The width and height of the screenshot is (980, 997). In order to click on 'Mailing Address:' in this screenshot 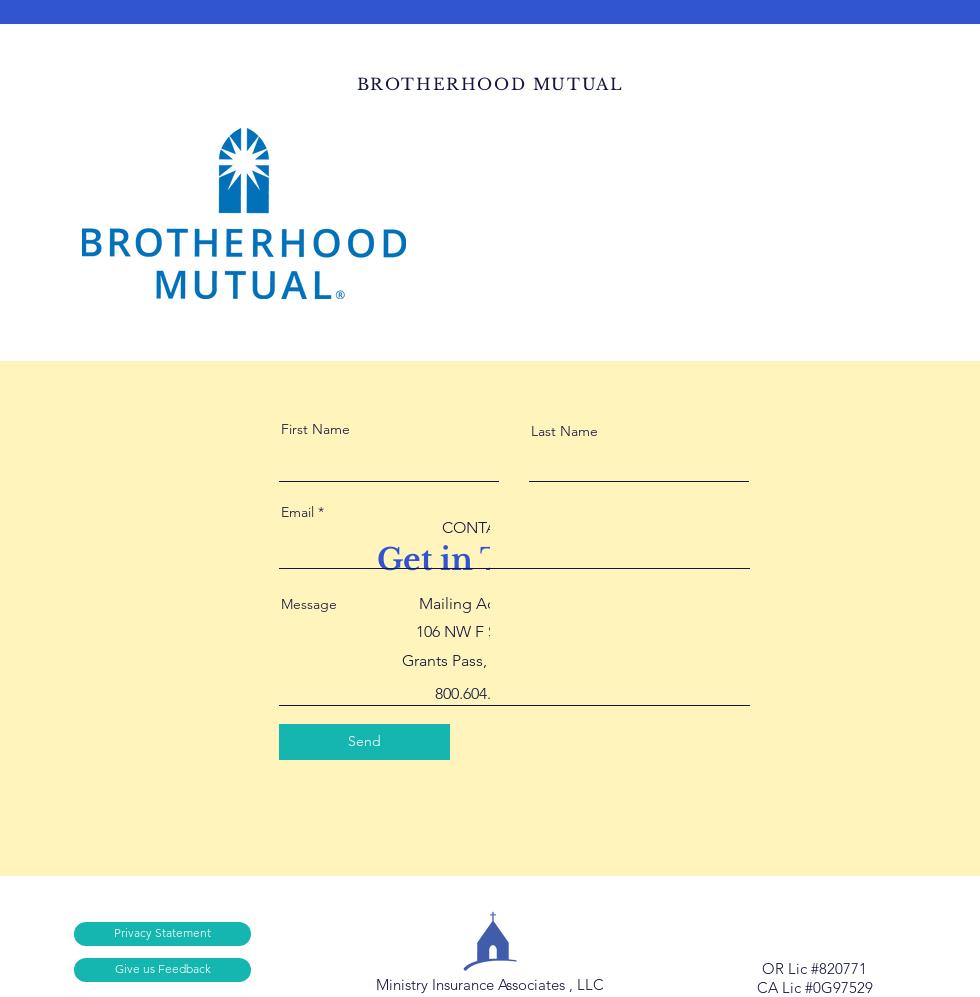, I will do `click(419, 601)`.